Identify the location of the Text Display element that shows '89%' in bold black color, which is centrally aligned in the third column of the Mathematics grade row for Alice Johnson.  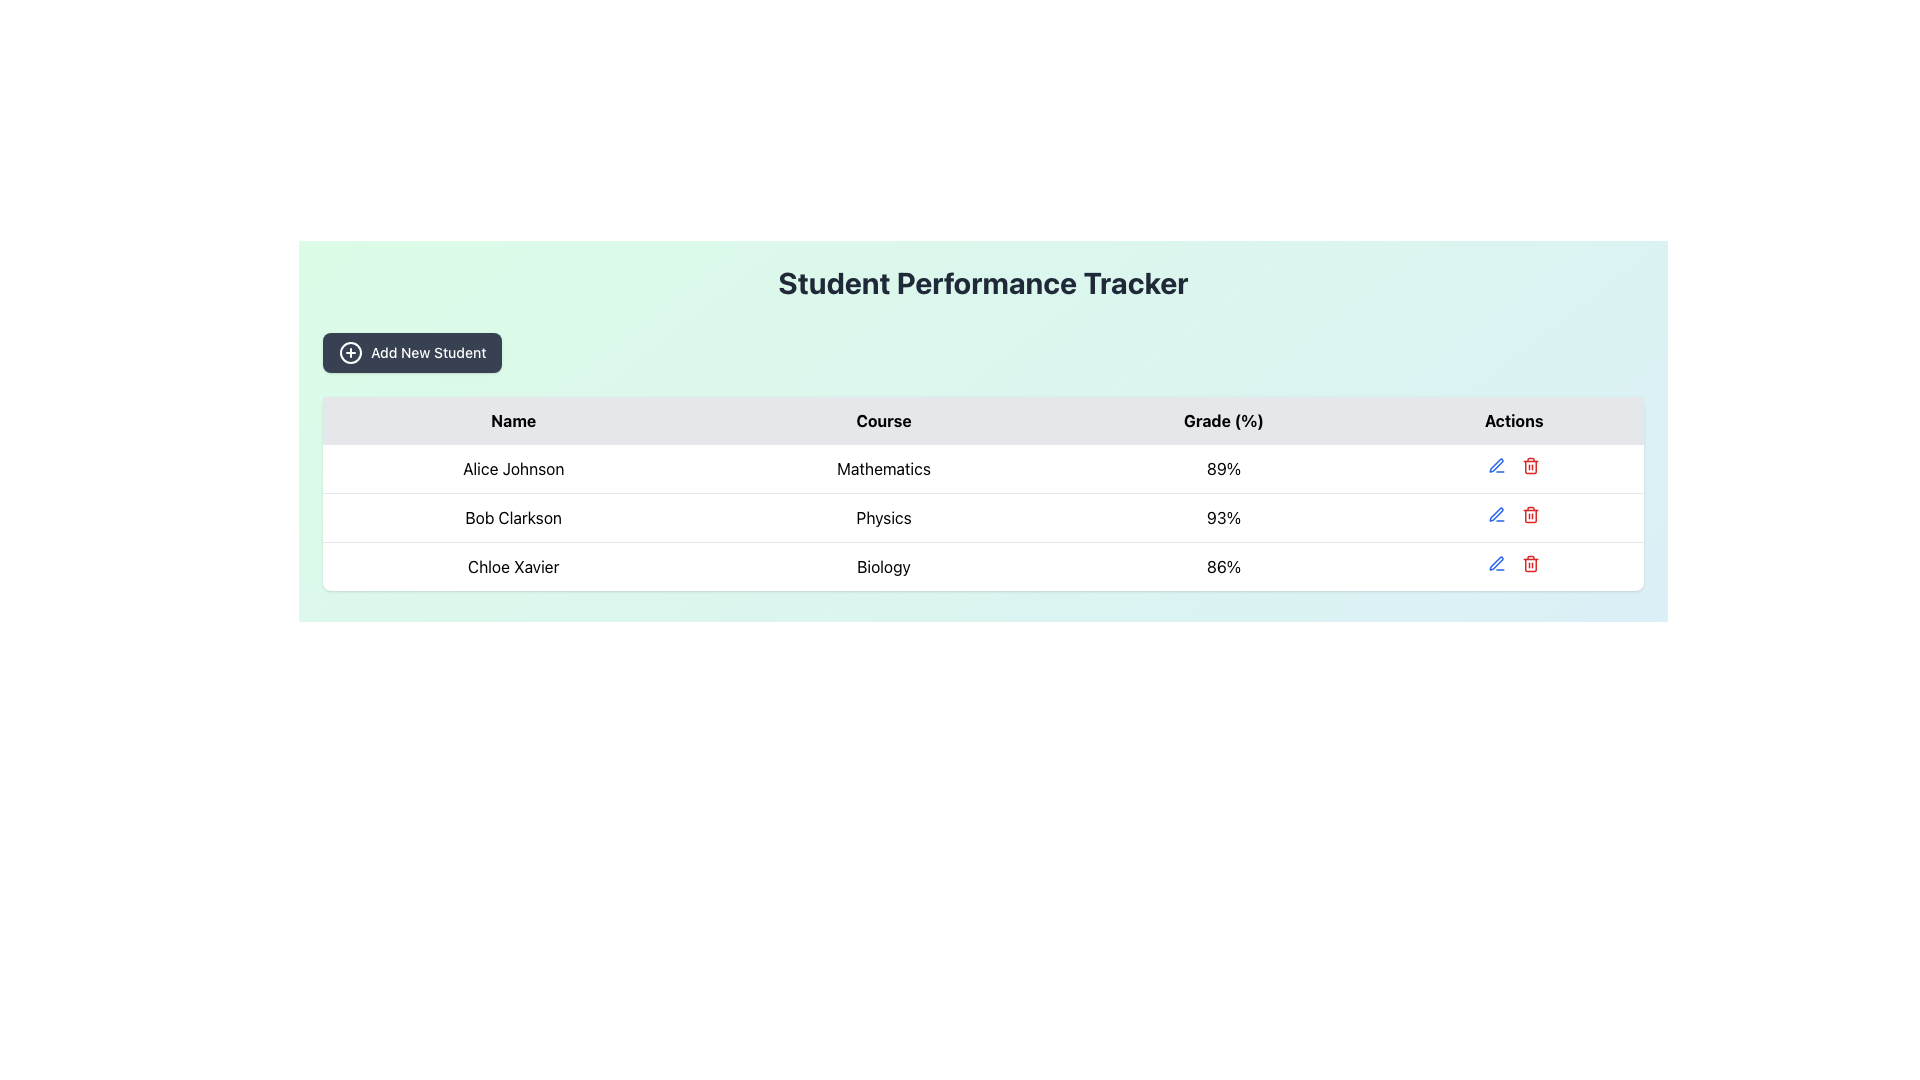
(1223, 469).